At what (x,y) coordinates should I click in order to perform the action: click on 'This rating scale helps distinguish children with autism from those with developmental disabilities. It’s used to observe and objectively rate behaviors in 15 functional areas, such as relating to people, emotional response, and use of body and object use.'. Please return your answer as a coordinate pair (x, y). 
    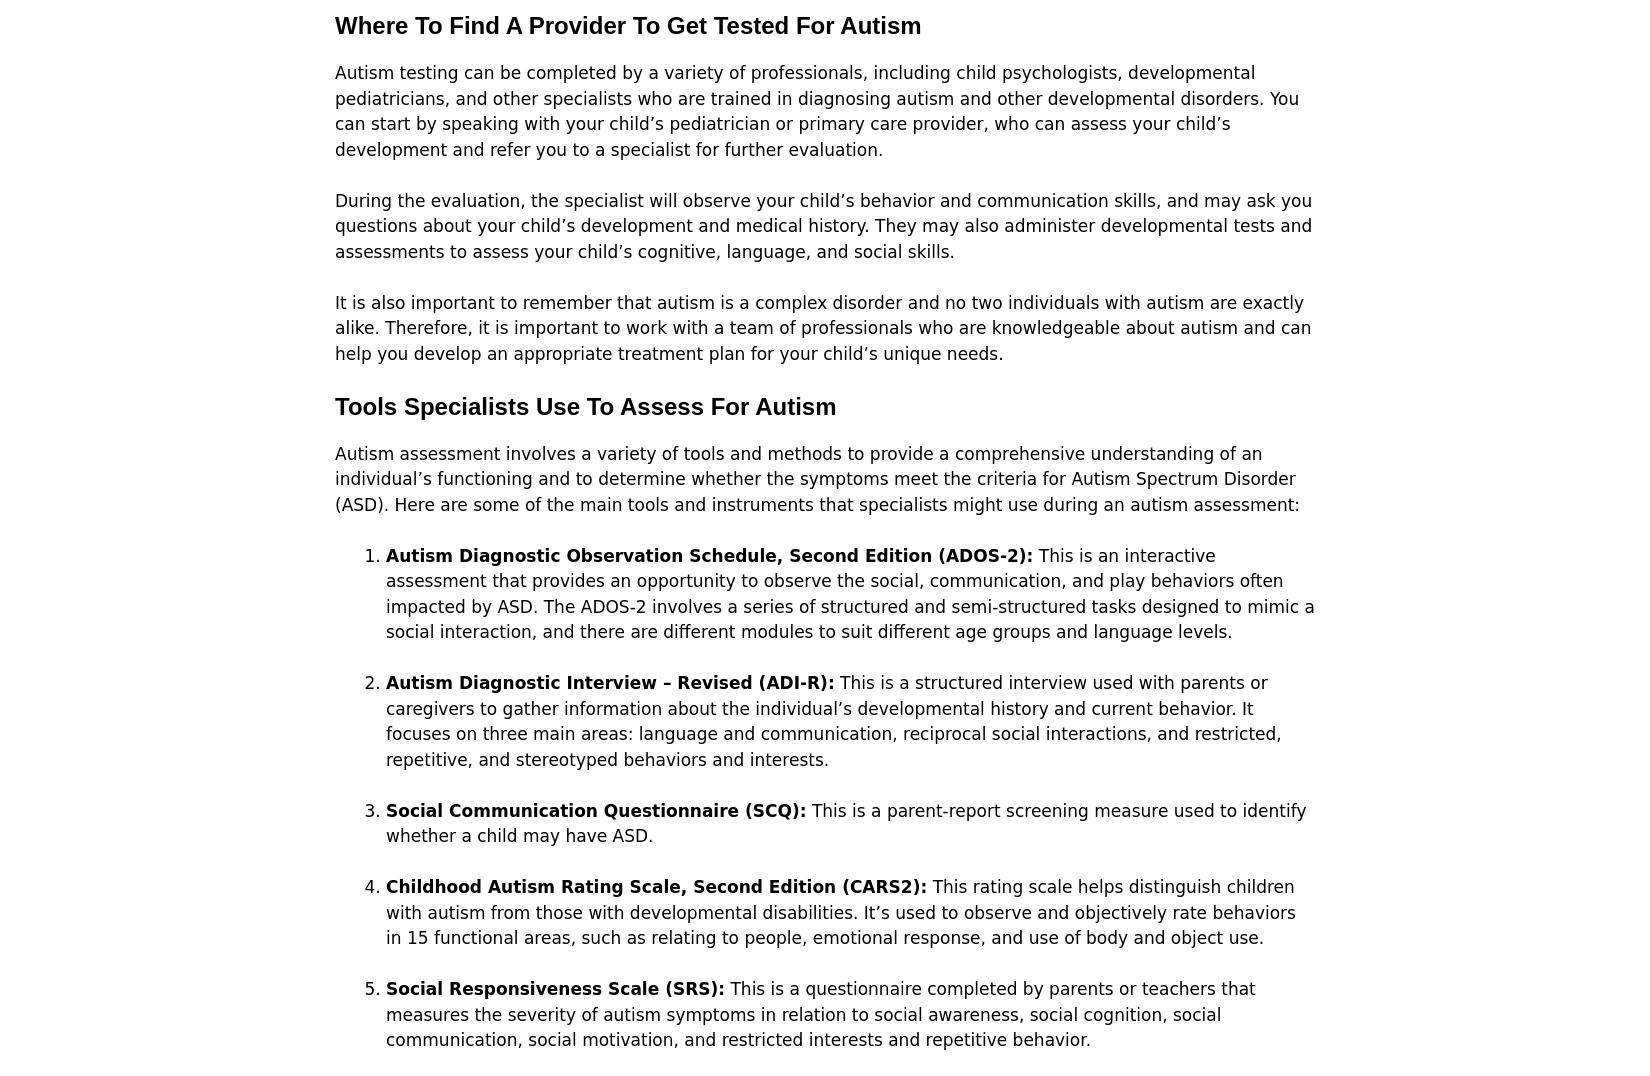
    Looking at the image, I should click on (840, 911).